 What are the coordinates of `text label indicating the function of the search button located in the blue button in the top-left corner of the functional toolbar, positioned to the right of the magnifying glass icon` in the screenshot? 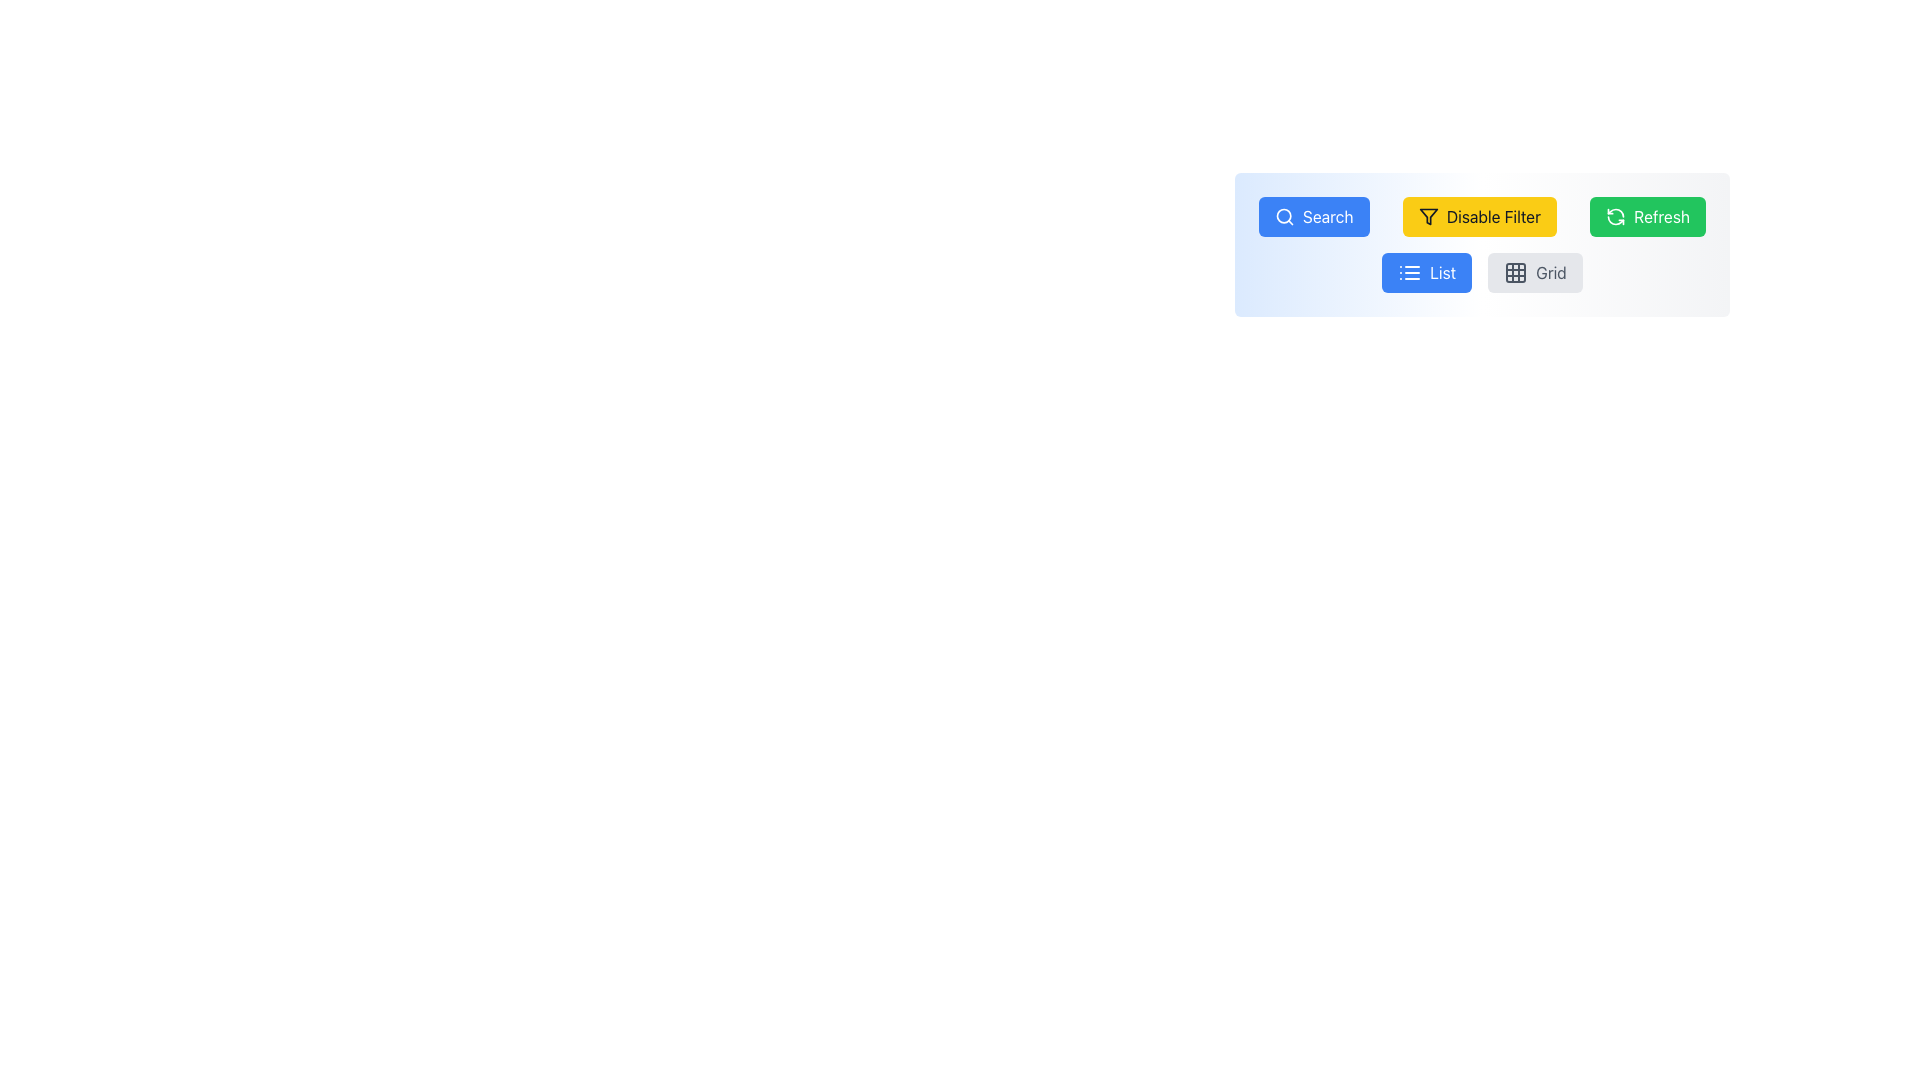 It's located at (1328, 216).